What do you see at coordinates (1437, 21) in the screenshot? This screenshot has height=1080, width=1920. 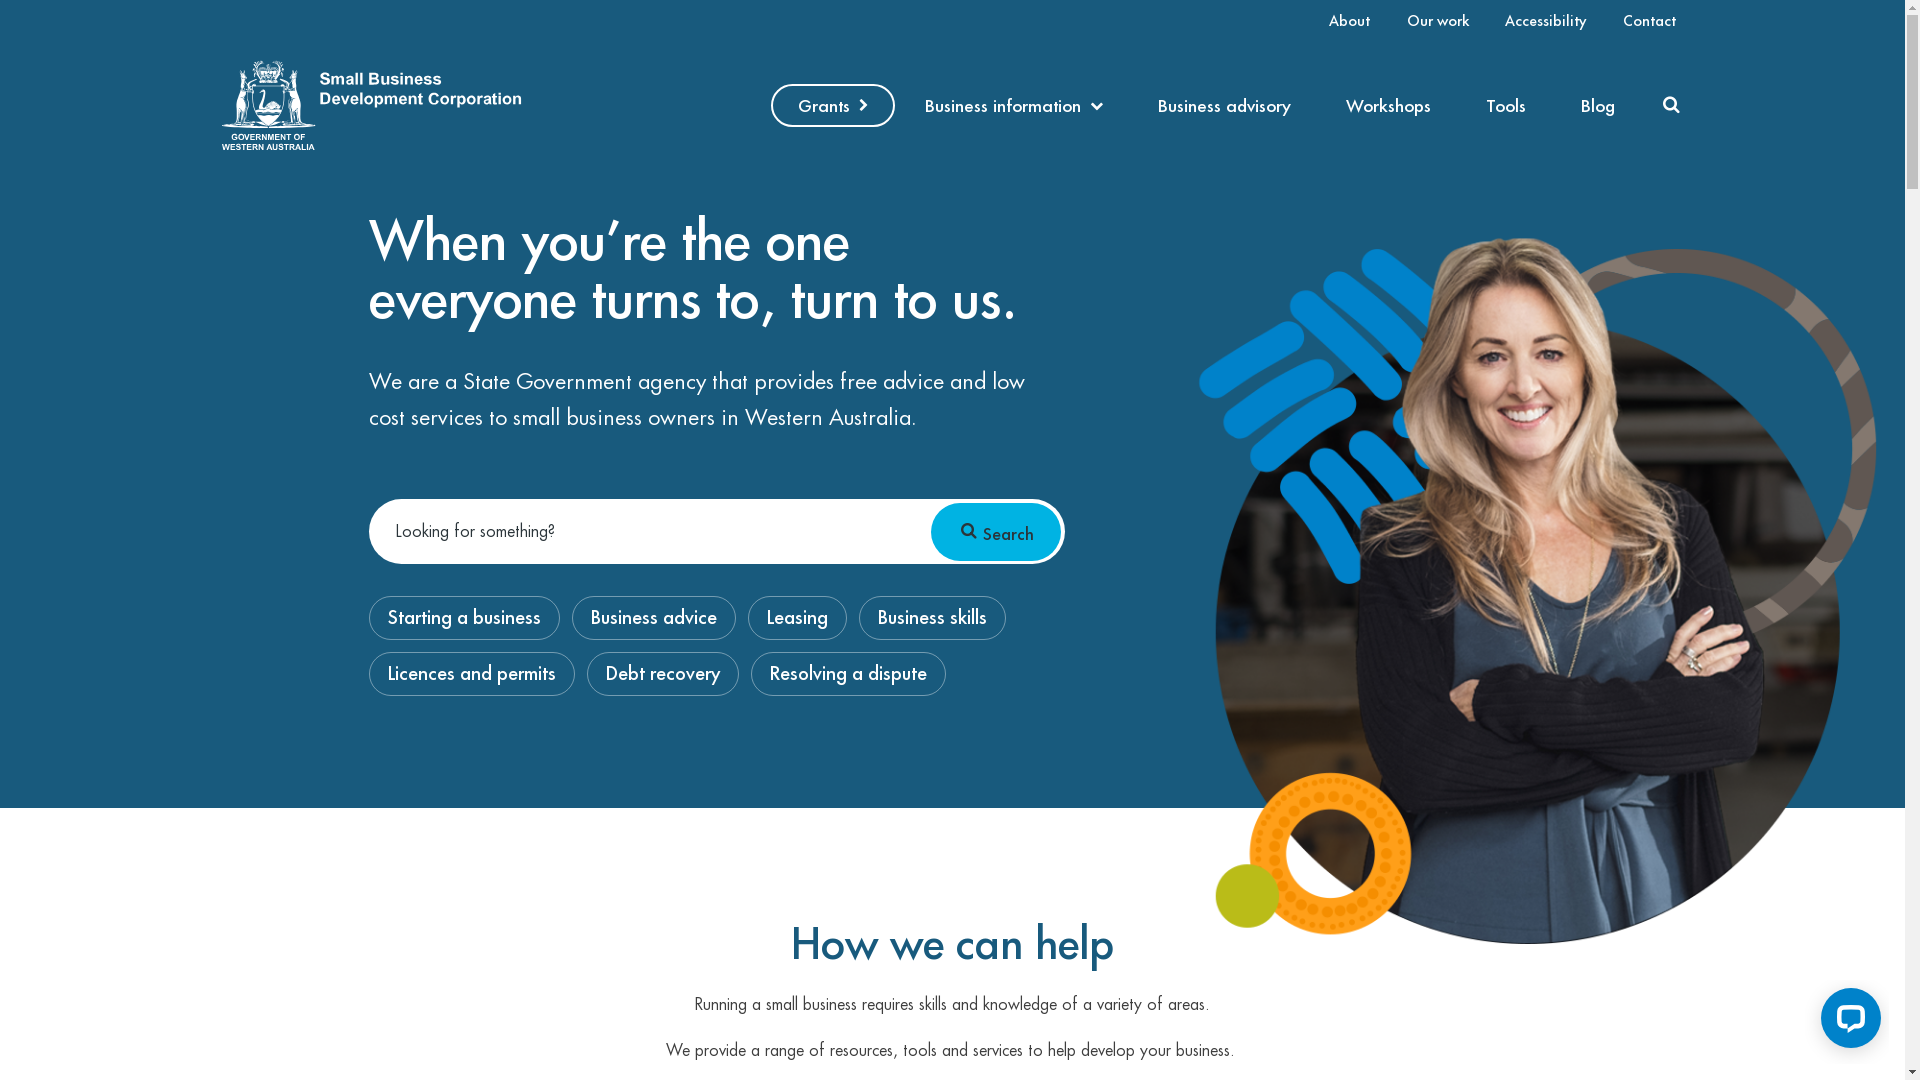 I see `'Our work'` at bounding box center [1437, 21].